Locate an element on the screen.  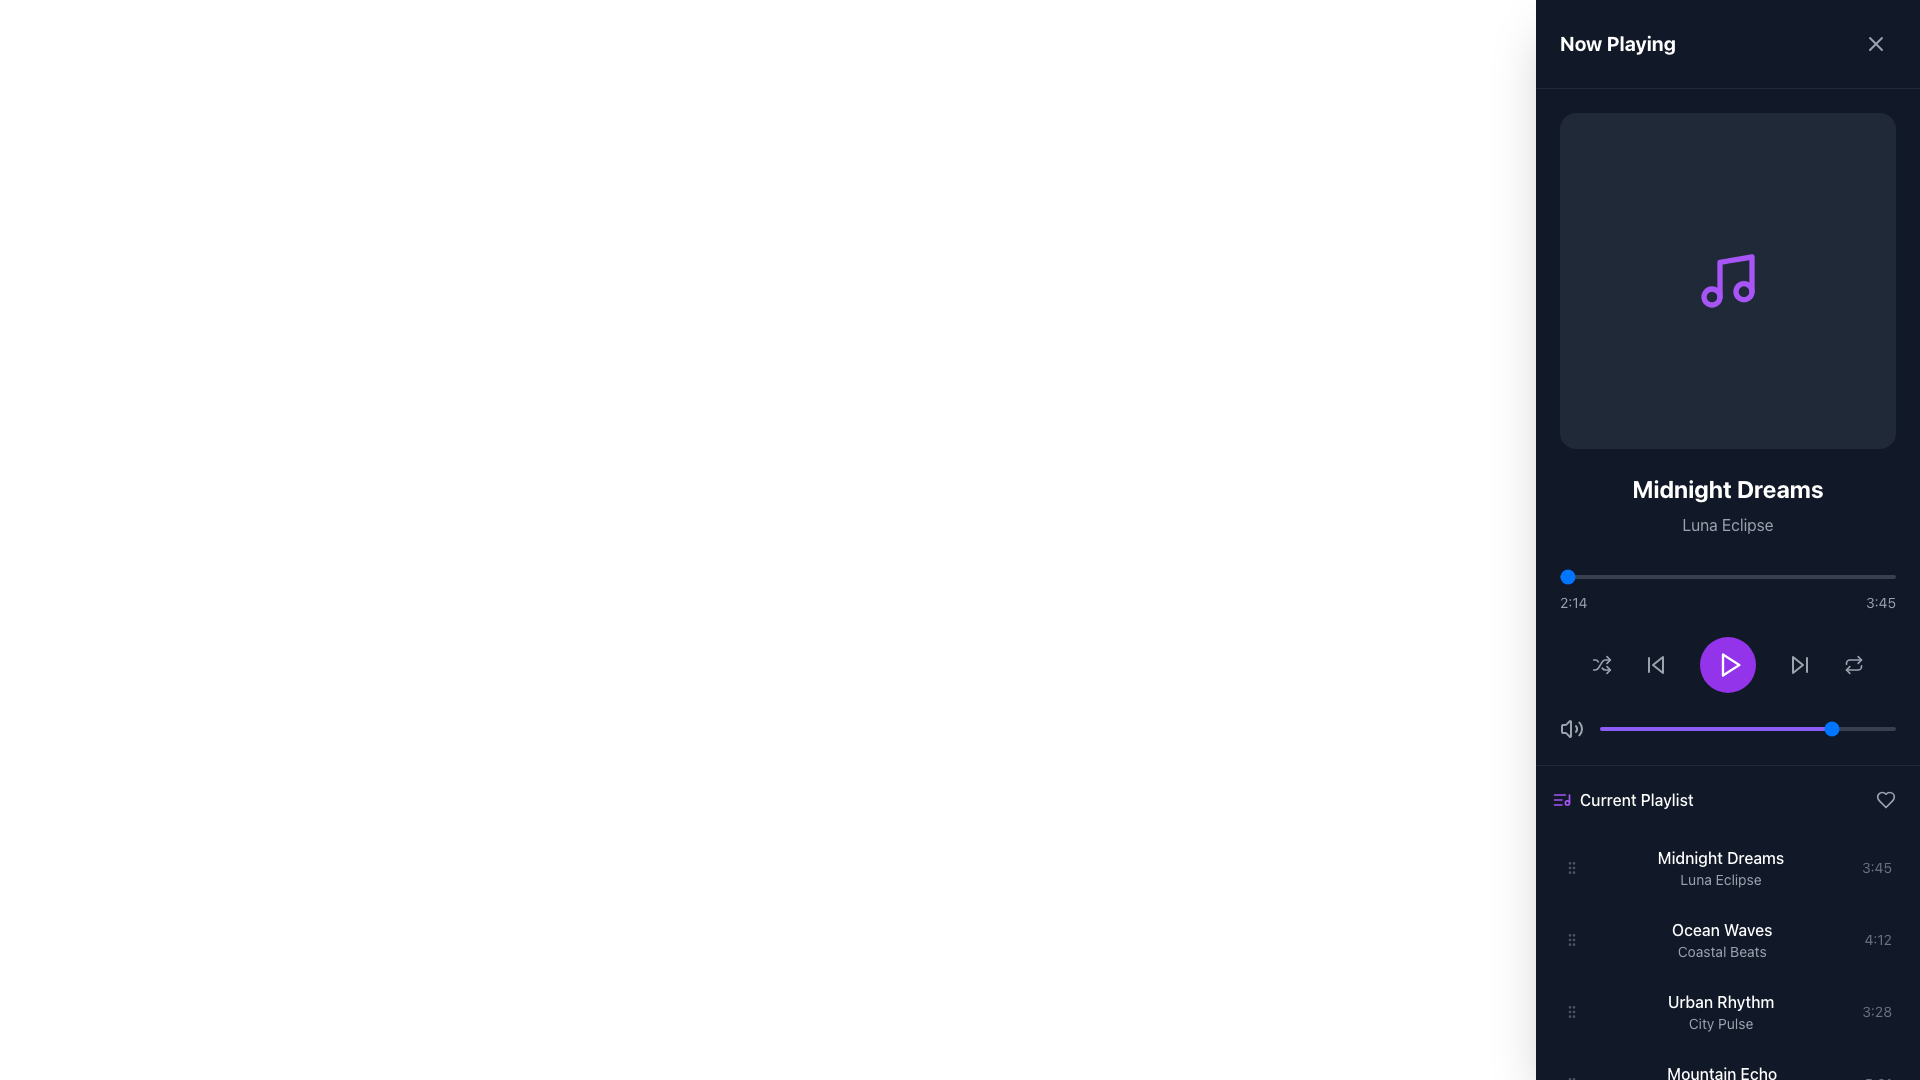
the 'Ocean Waves' song title label in the 'Current Playlist' section is located at coordinates (1721, 940).